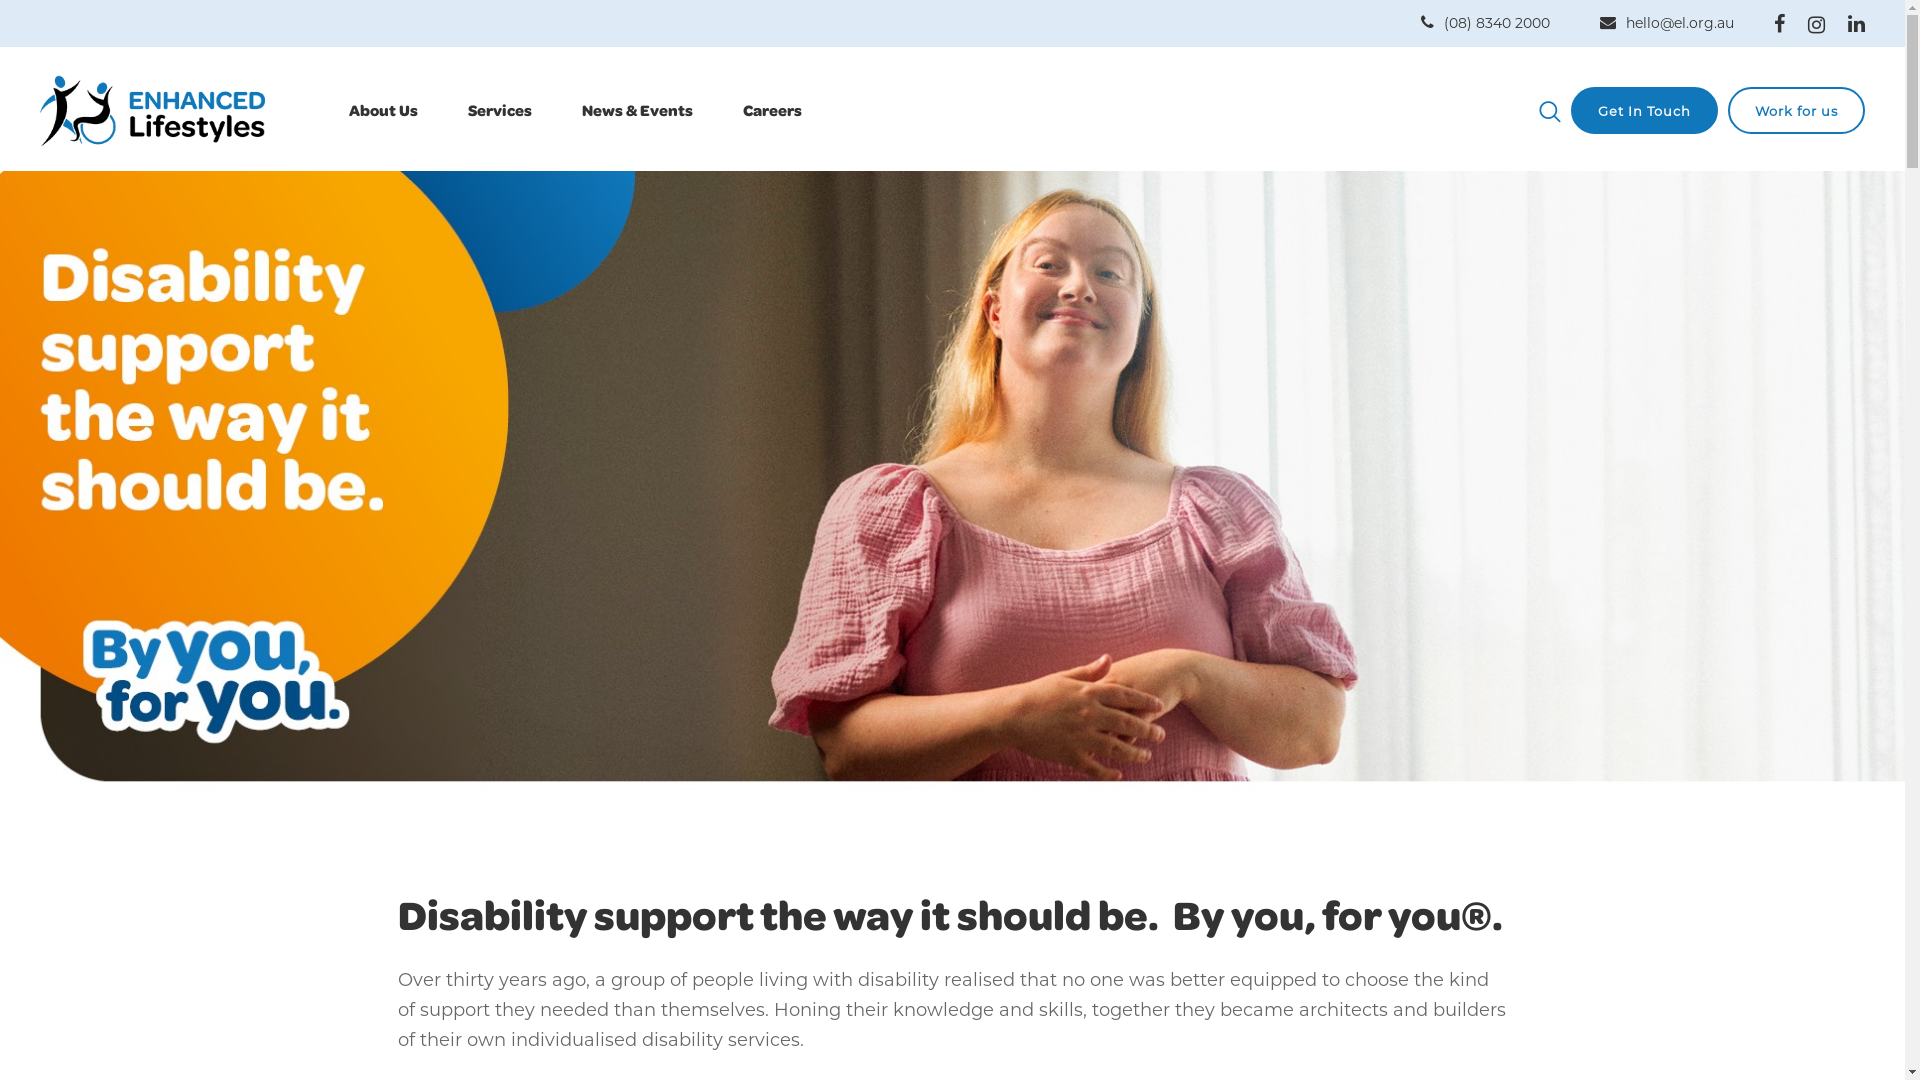  Describe the element at coordinates (1855, 23) in the screenshot. I see `'Linkedin'` at that location.